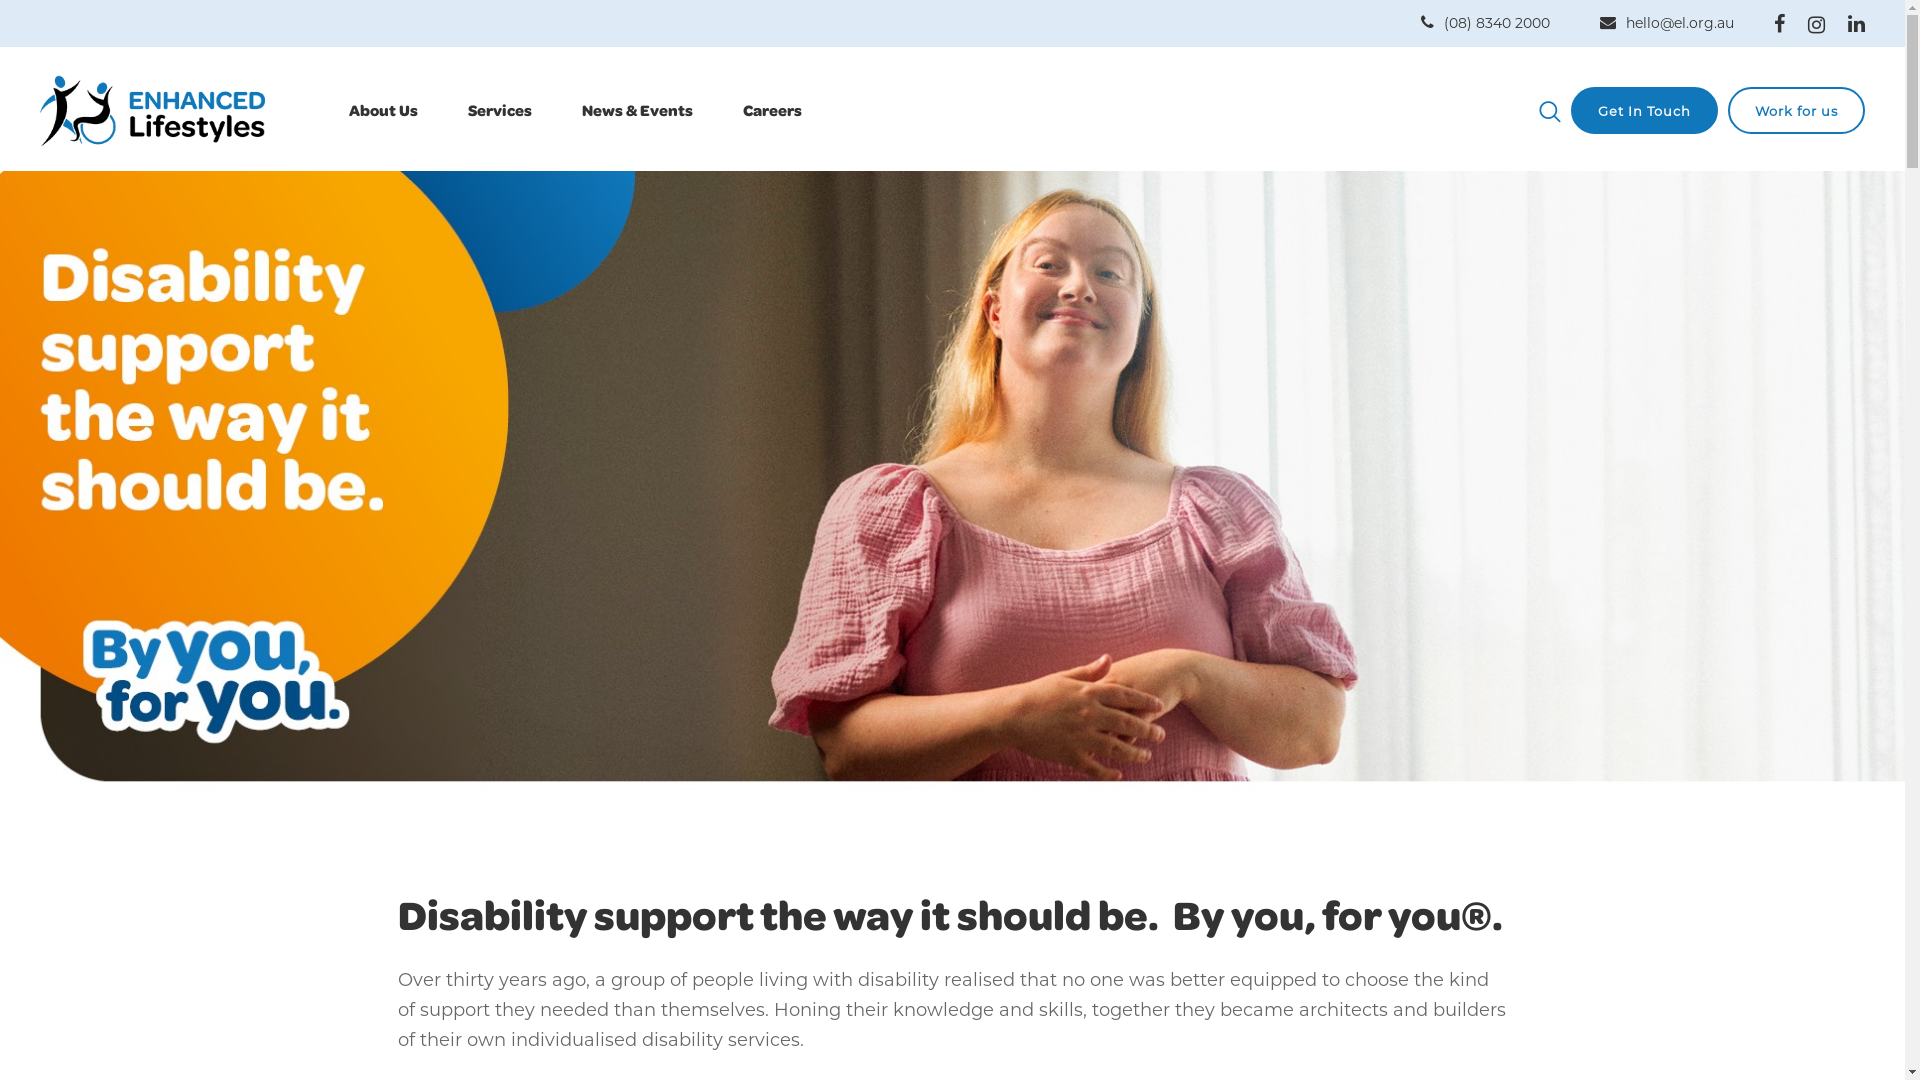  Describe the element at coordinates (1855, 23) in the screenshot. I see `'Linkedin'` at that location.